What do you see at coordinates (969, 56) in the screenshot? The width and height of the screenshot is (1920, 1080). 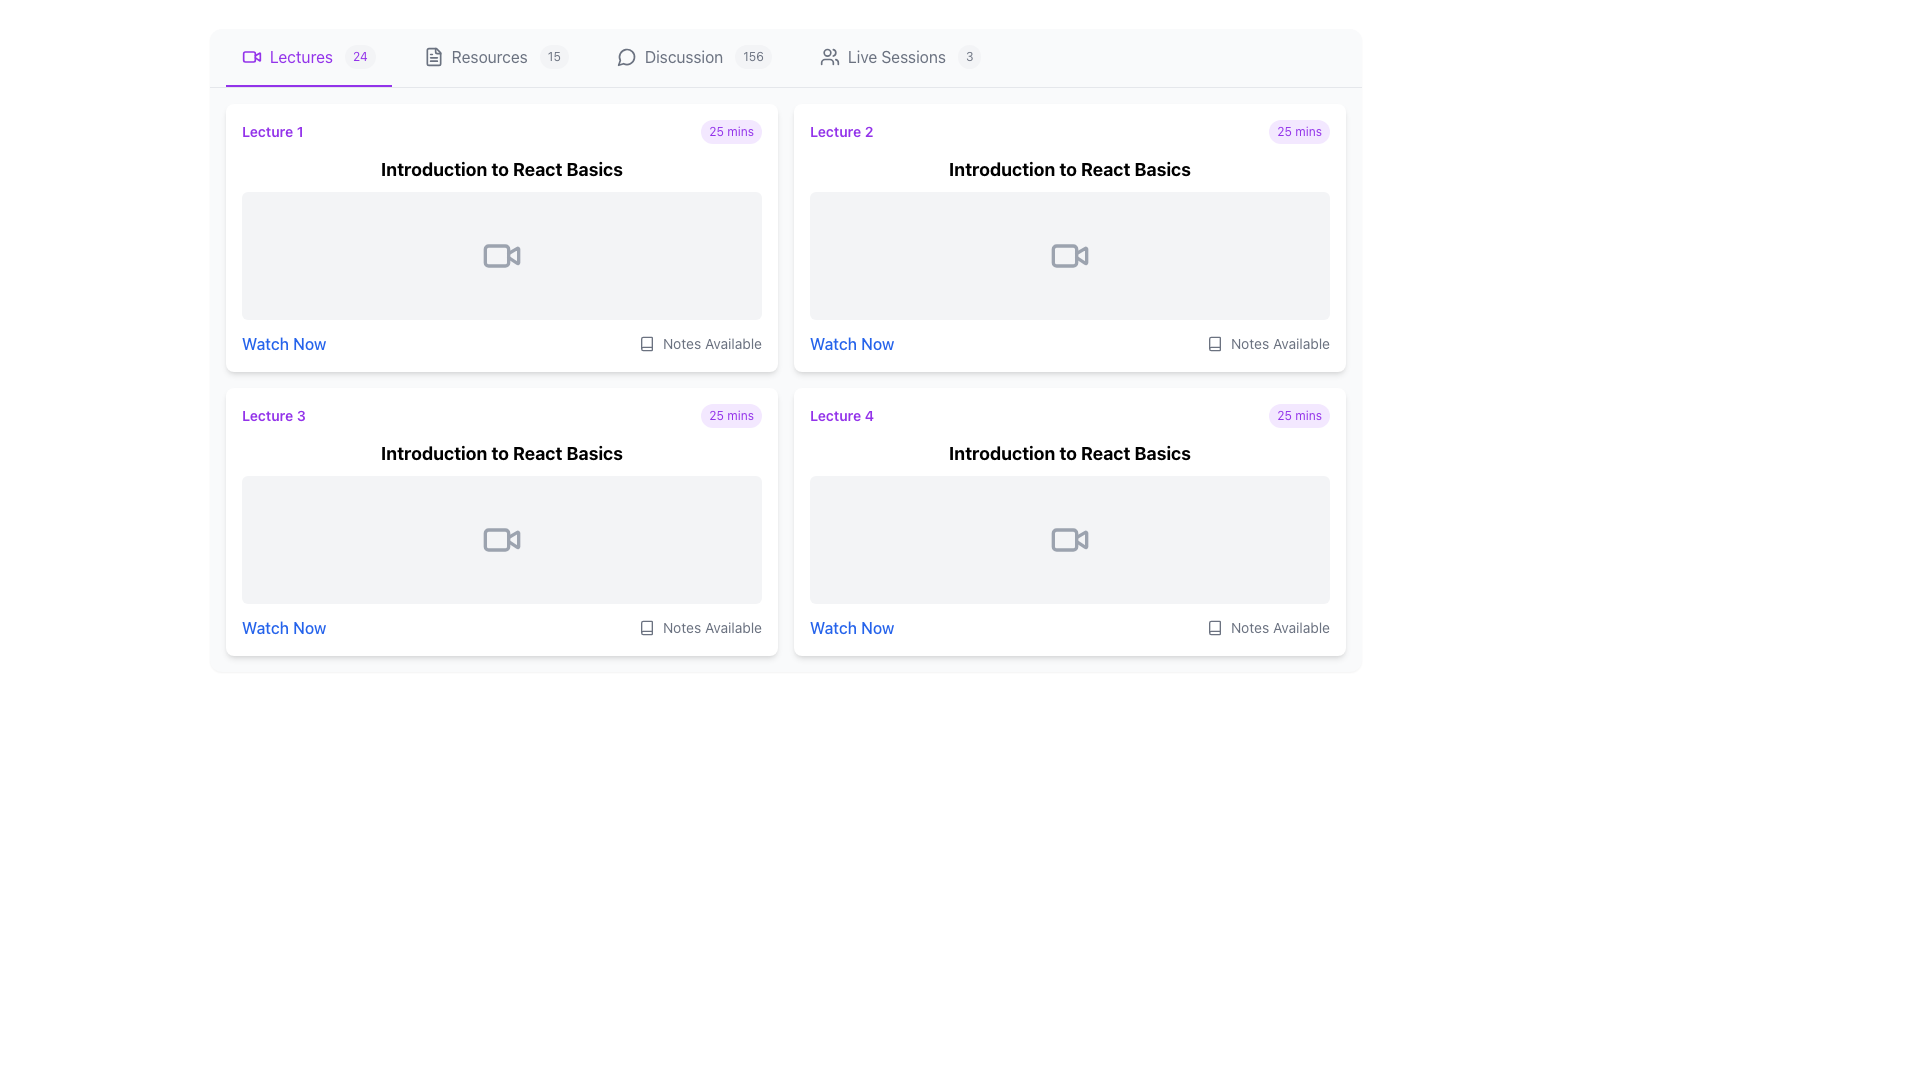 I see `the content of the Counter Badge indicating the number of available Live Sessions, located at the far right of the Live Sessions section in the navigation bar` at bounding box center [969, 56].